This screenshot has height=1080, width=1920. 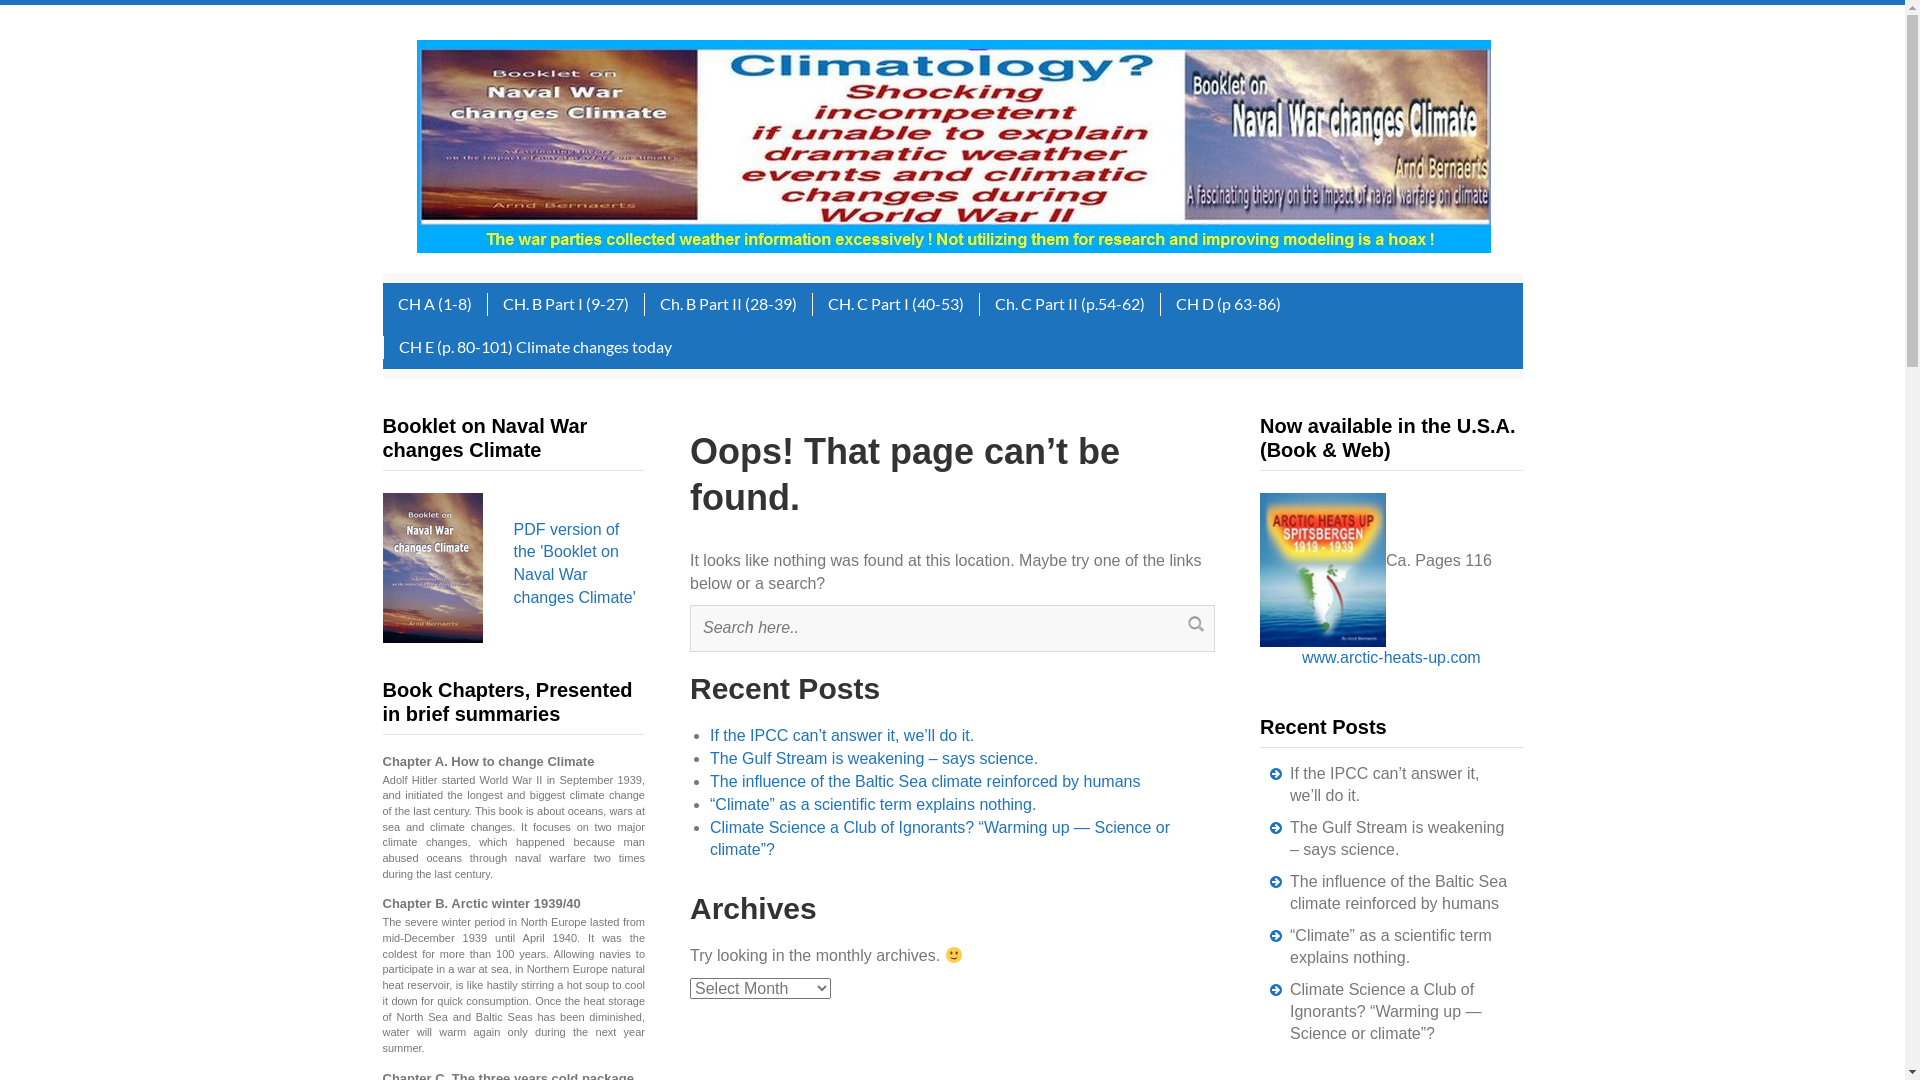 What do you see at coordinates (1397, 891) in the screenshot?
I see `'The influence of the Baltic Sea climate reinforced by humans'` at bounding box center [1397, 891].